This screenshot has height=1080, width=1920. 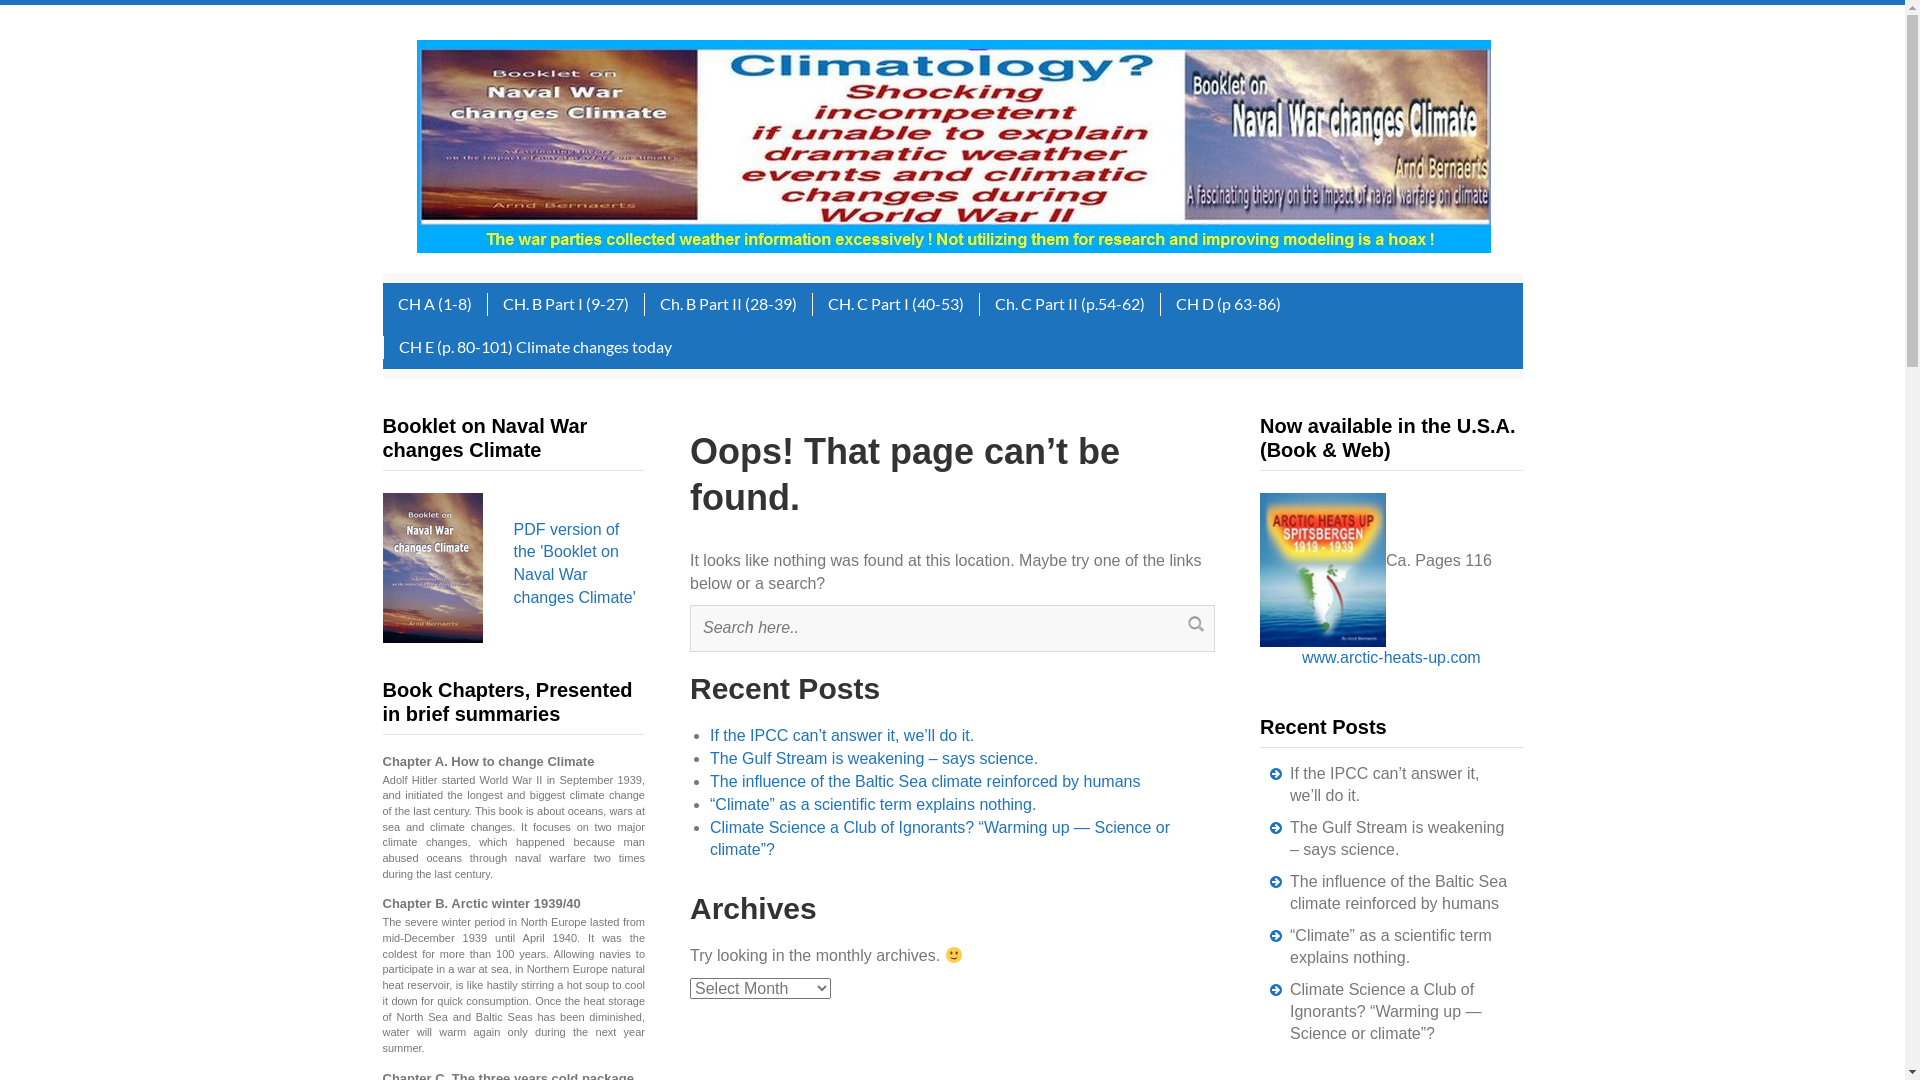 What do you see at coordinates (1397, 891) in the screenshot?
I see `'The influence of the Baltic Sea climate reinforced by humans'` at bounding box center [1397, 891].